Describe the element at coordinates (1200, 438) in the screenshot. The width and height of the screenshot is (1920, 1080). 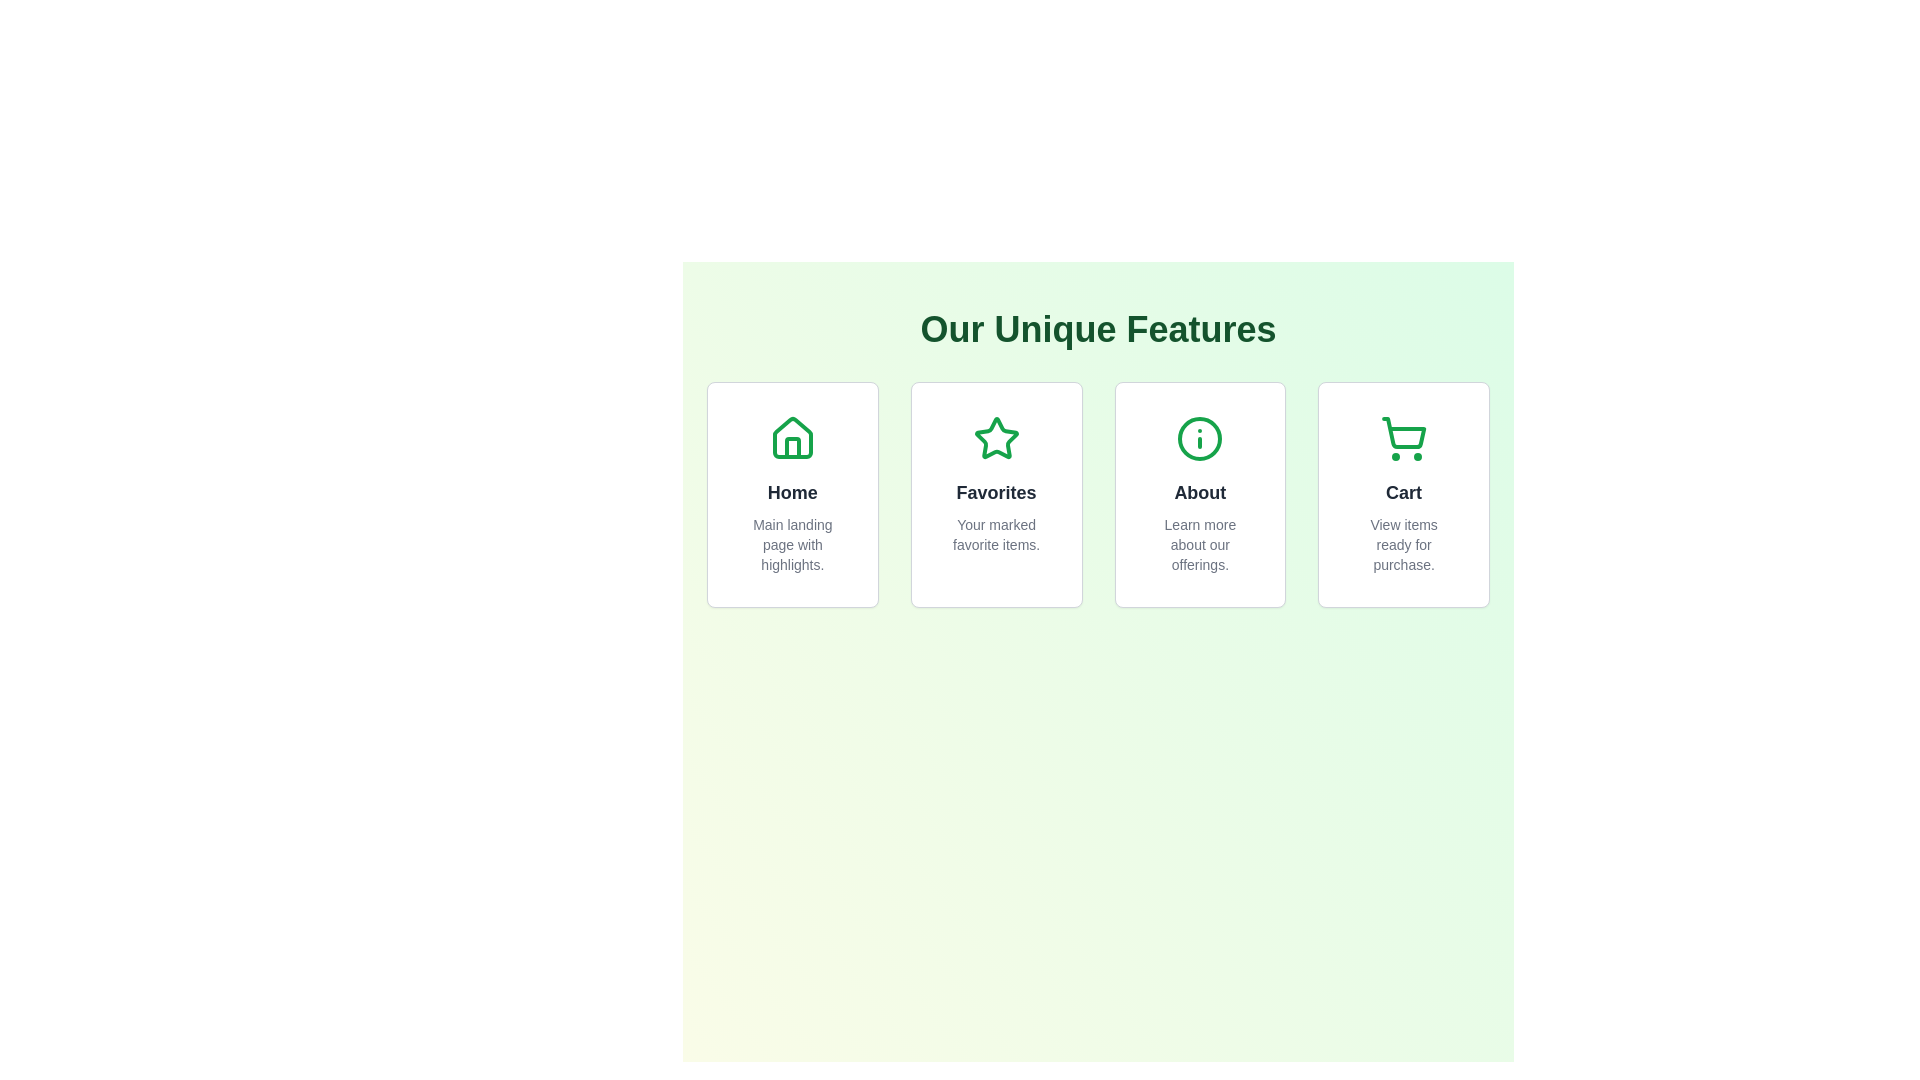
I see `the green circular outline icon with the letter 'i' in lowercase, located in the 'About' feature card, which is the third card from the left in a horizontally aligned list of cards` at that location.